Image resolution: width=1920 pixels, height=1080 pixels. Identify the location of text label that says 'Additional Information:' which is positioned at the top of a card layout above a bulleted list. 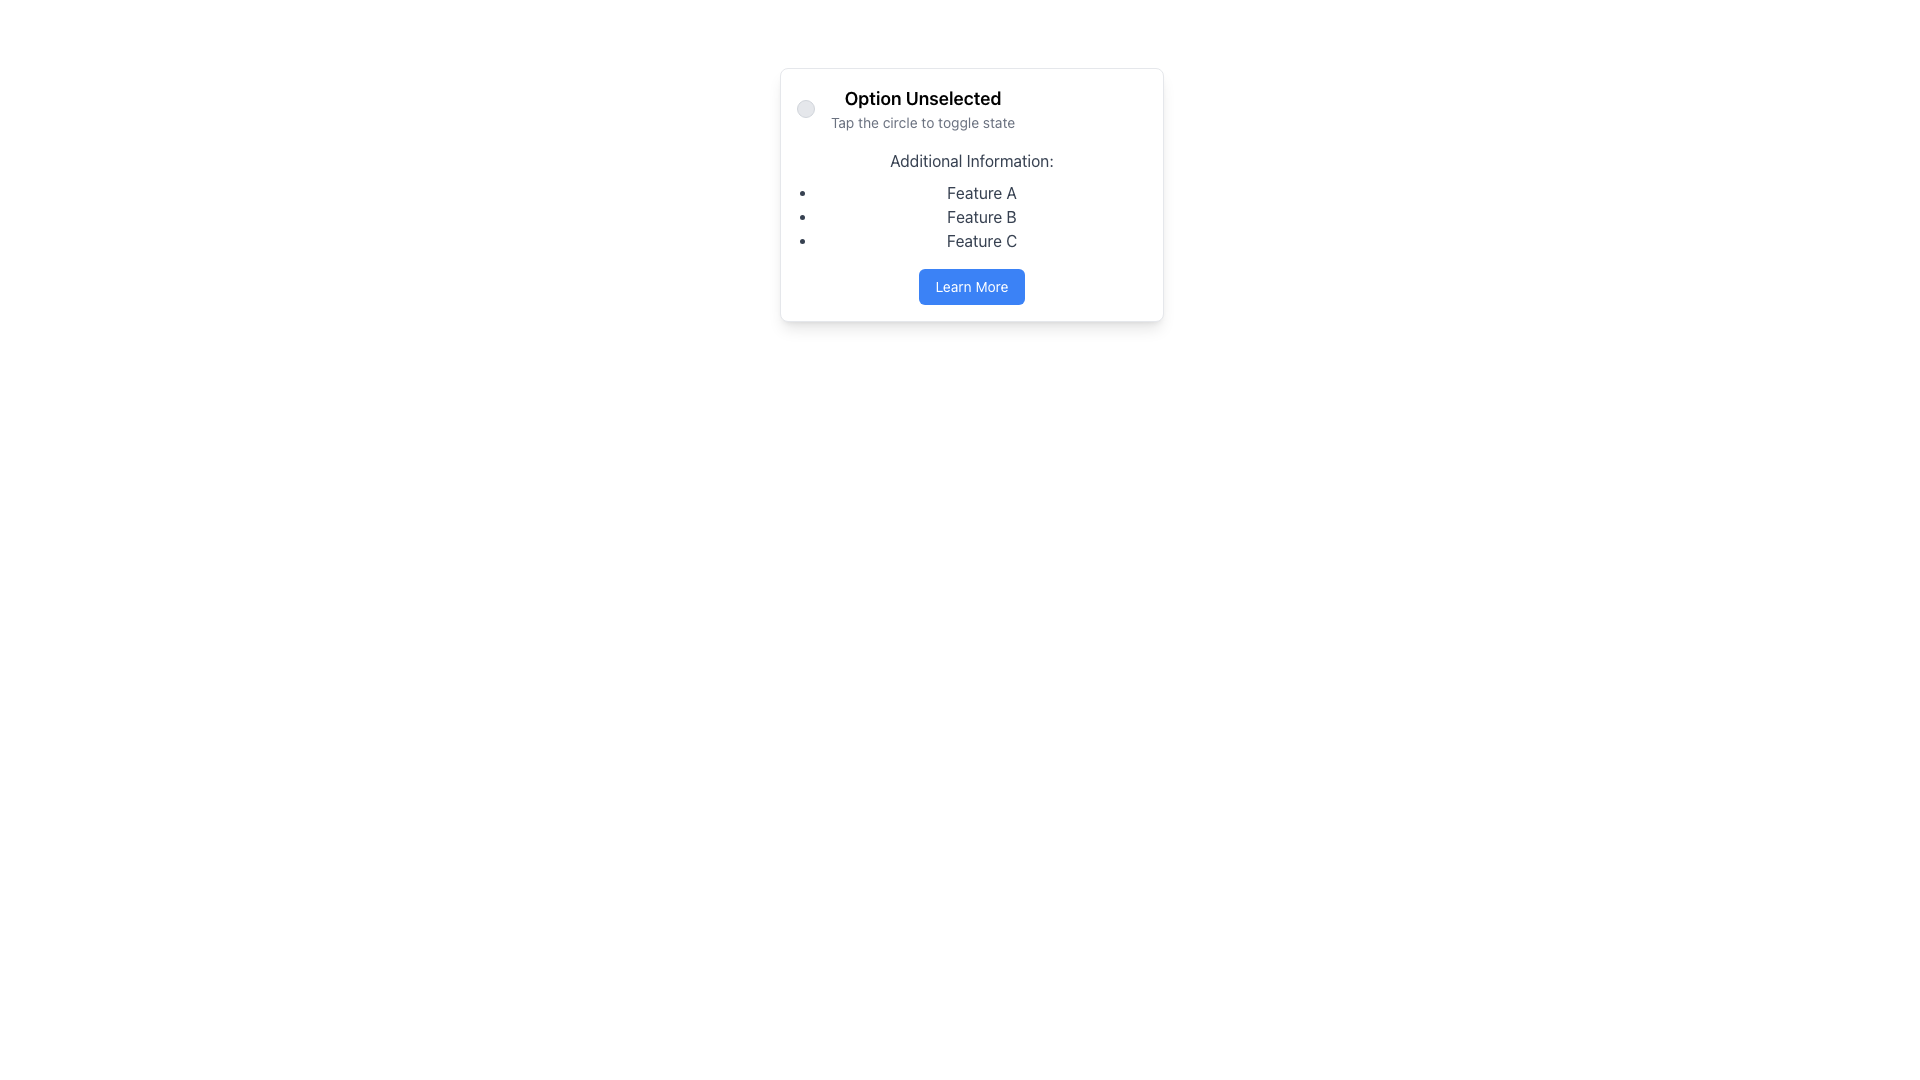
(971, 160).